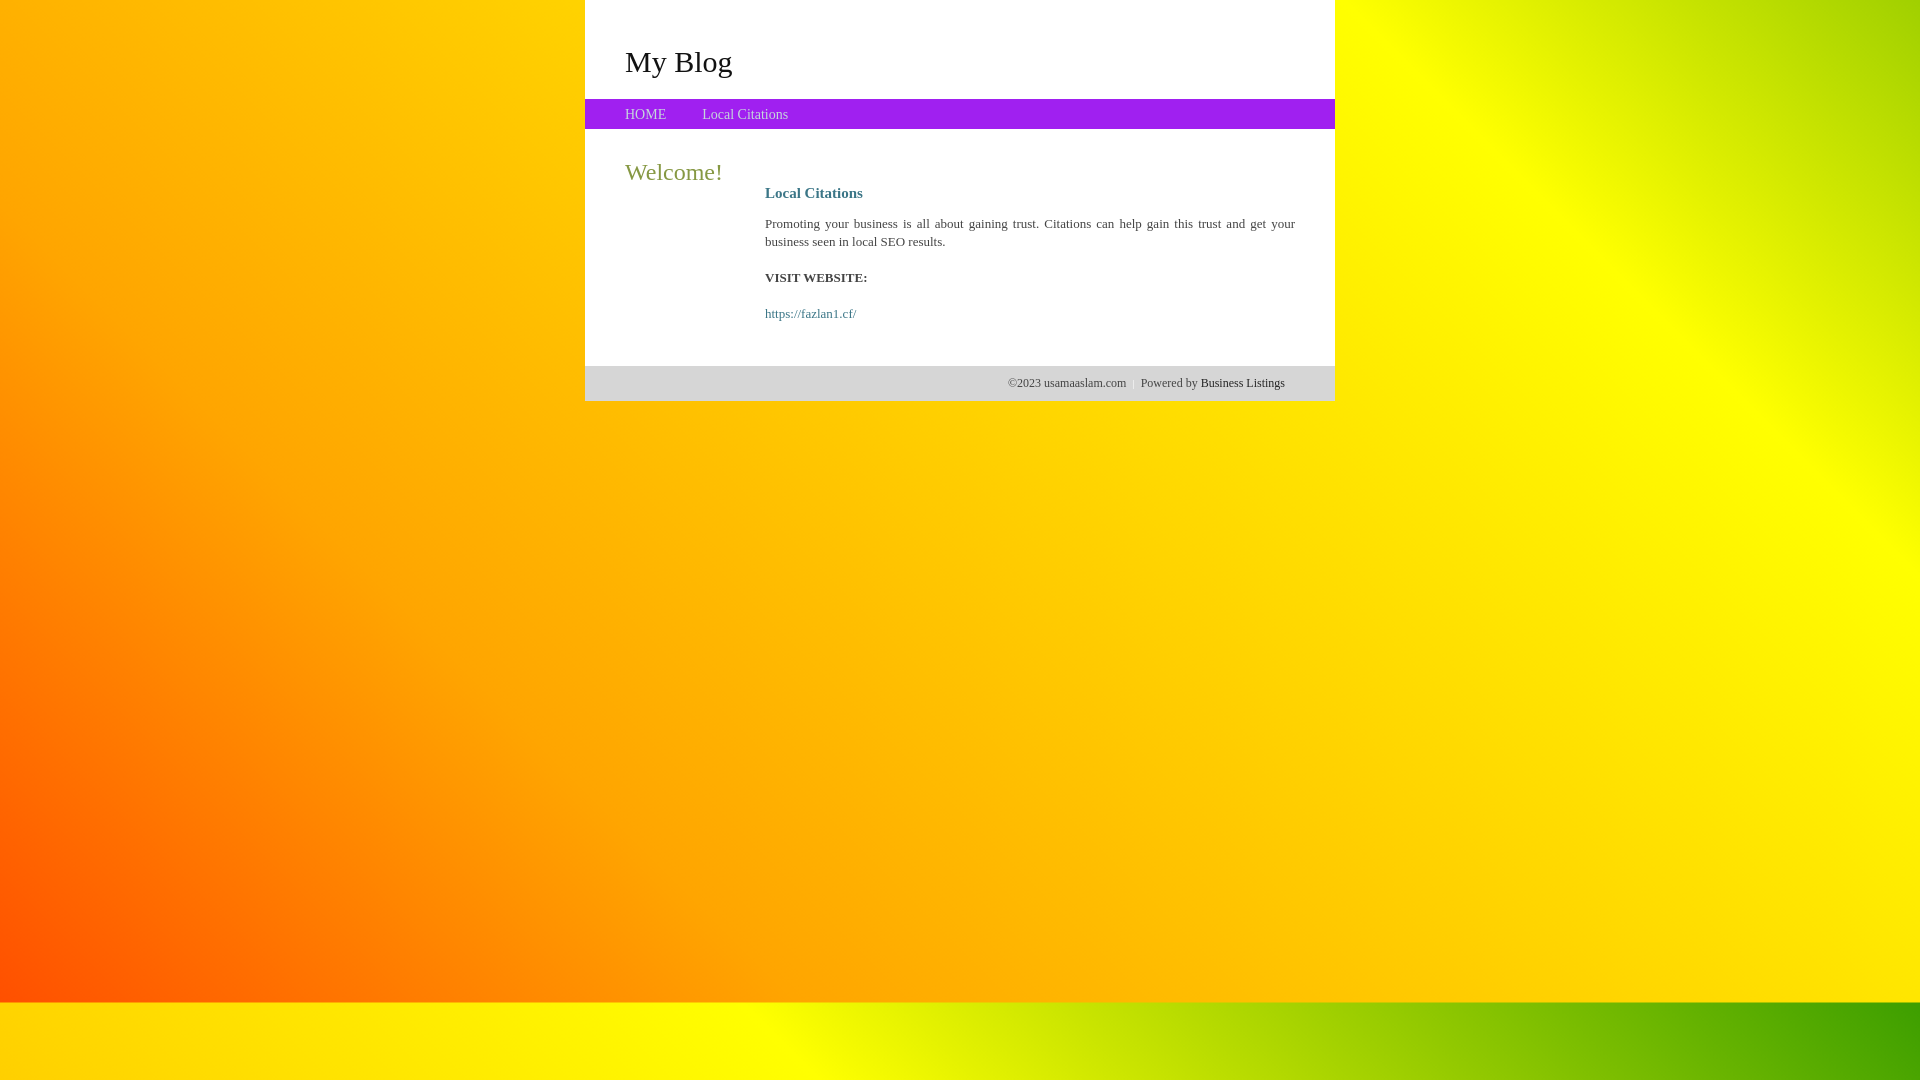 Image resolution: width=1920 pixels, height=1080 pixels. What do you see at coordinates (678, 60) in the screenshot?
I see `'My Blog'` at bounding box center [678, 60].